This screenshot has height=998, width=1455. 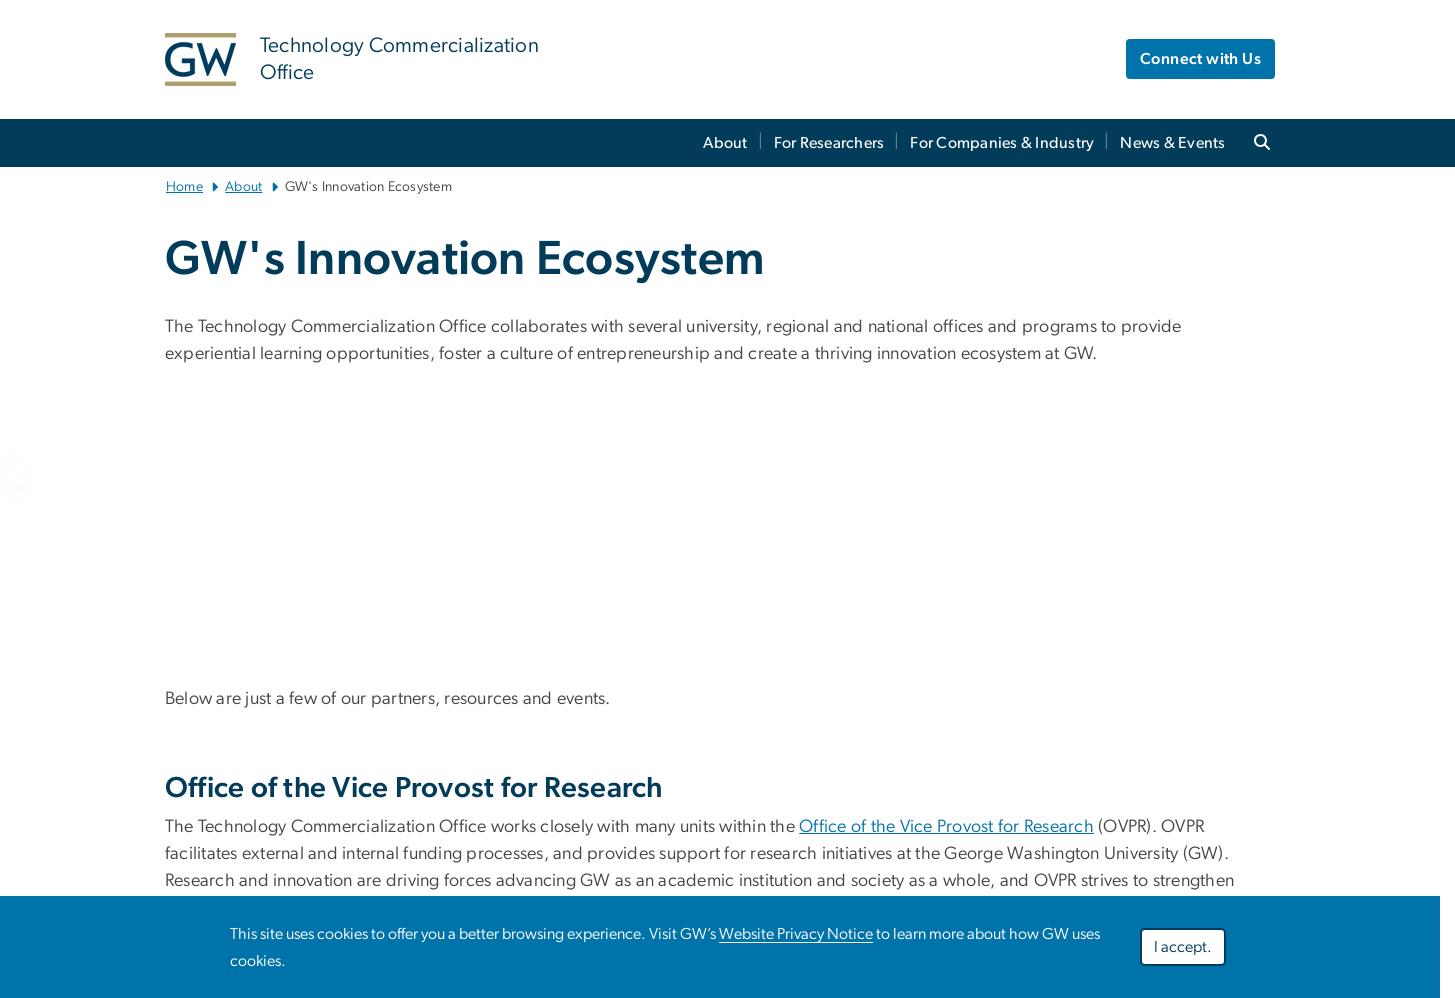 I want to click on 'The Technology Commercialization Office works closely with many units within the', so click(x=482, y=827).